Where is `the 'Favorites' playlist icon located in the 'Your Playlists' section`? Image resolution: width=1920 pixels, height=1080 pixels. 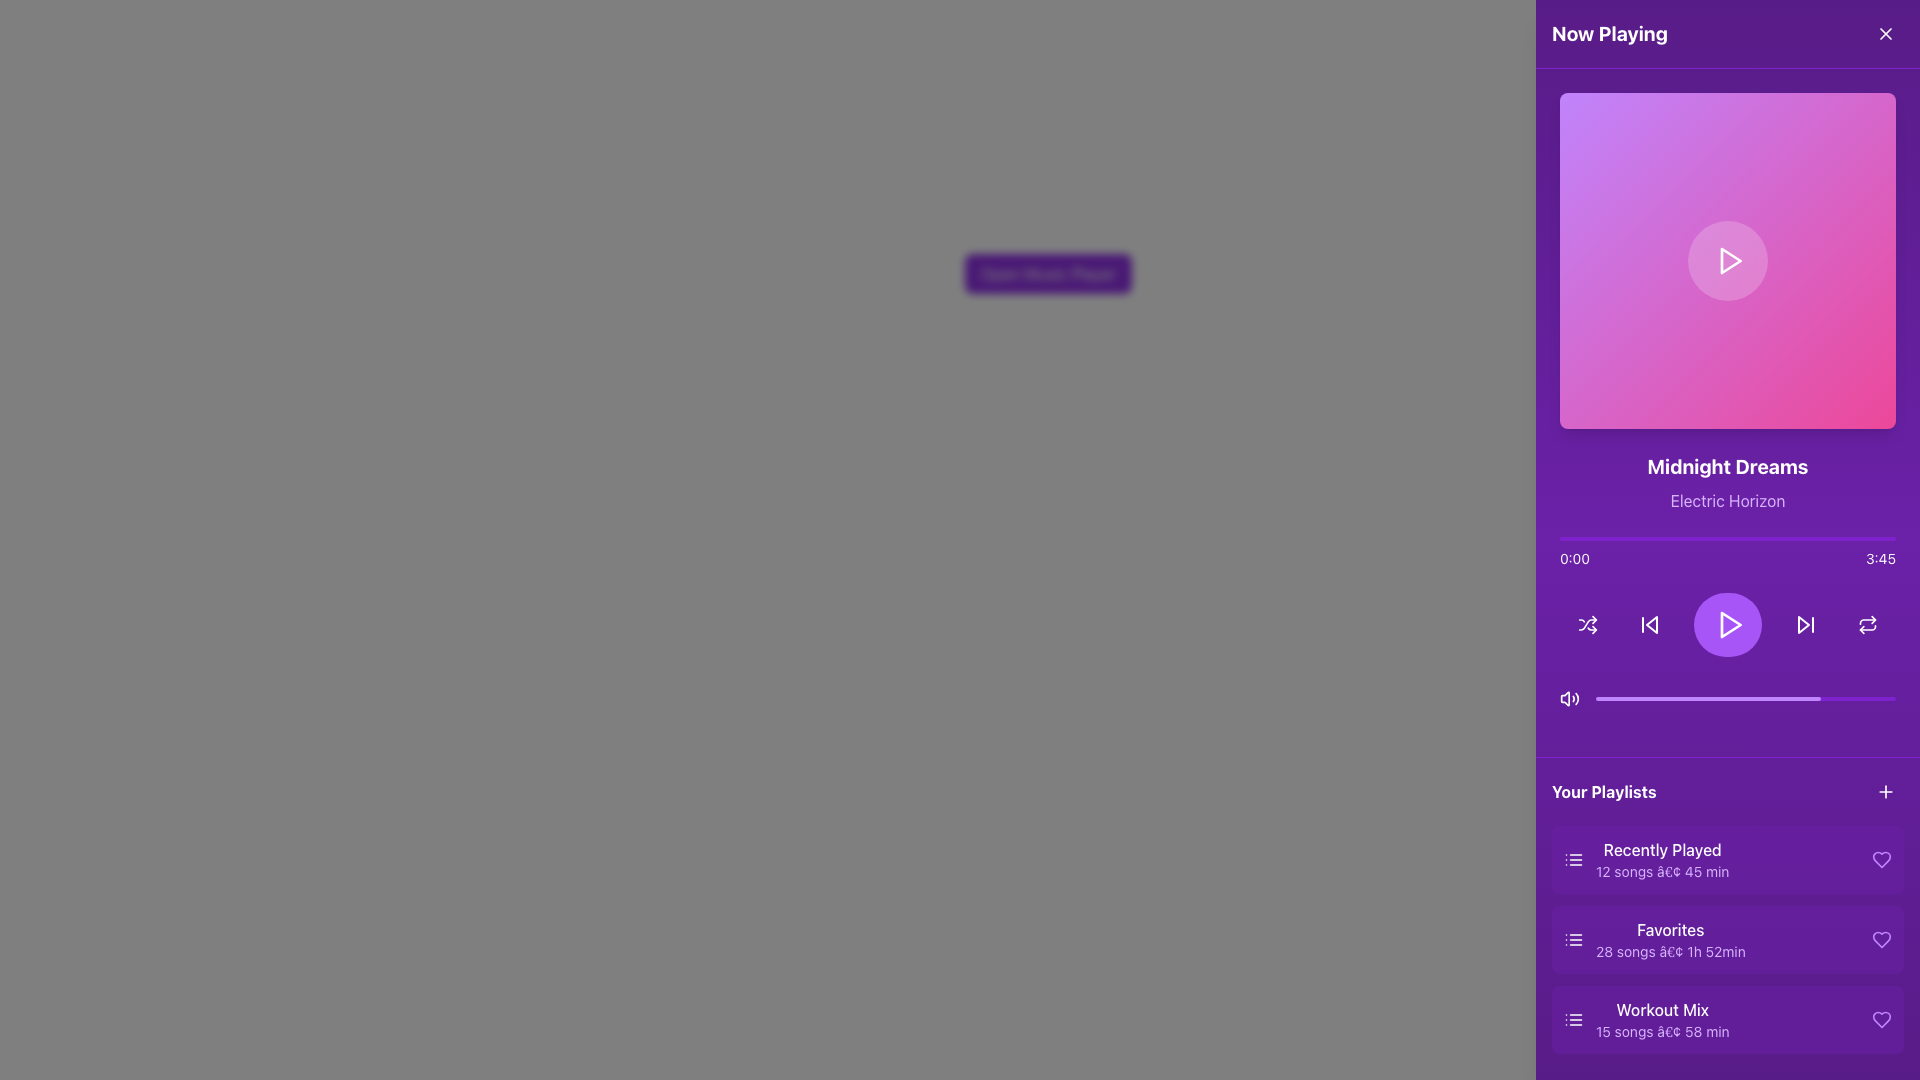
the 'Favorites' playlist icon located in the 'Your Playlists' section is located at coordinates (1573, 940).